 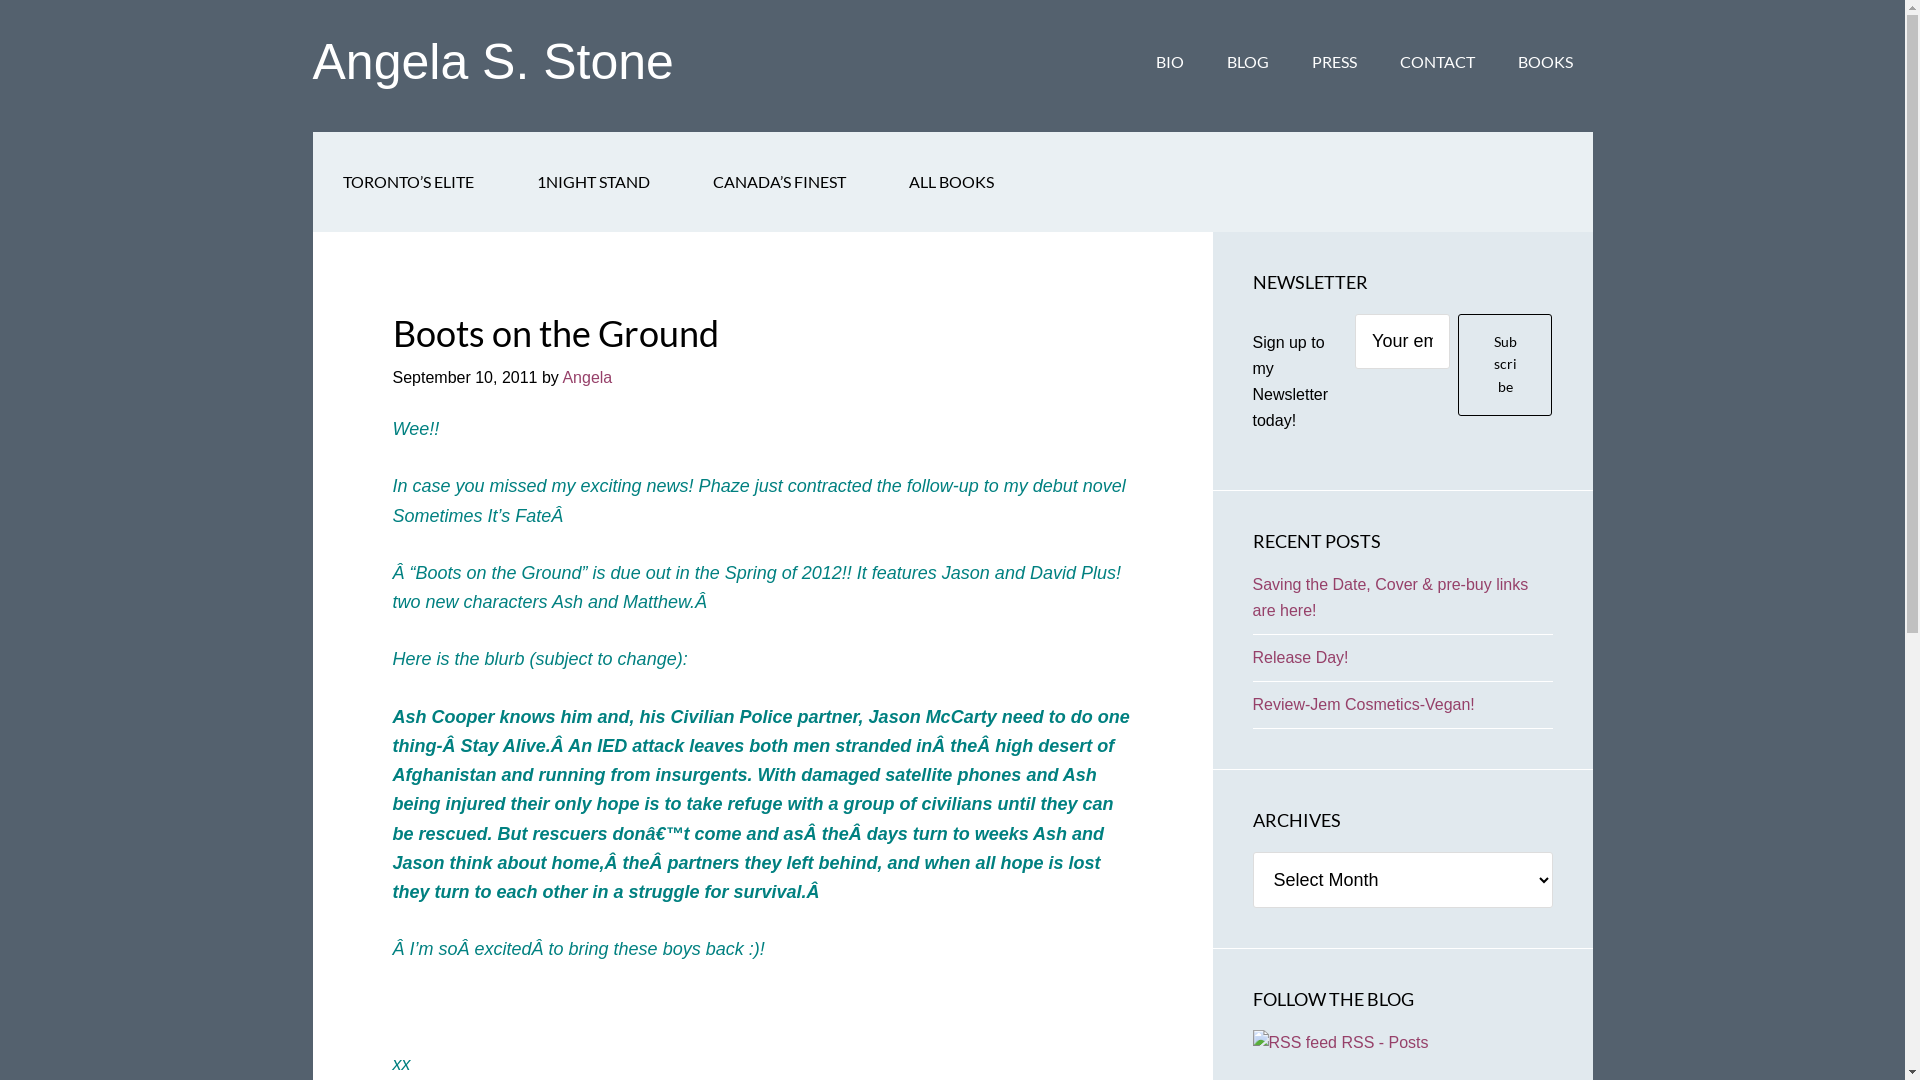 What do you see at coordinates (1505, 365) in the screenshot?
I see `'Subscribe'` at bounding box center [1505, 365].